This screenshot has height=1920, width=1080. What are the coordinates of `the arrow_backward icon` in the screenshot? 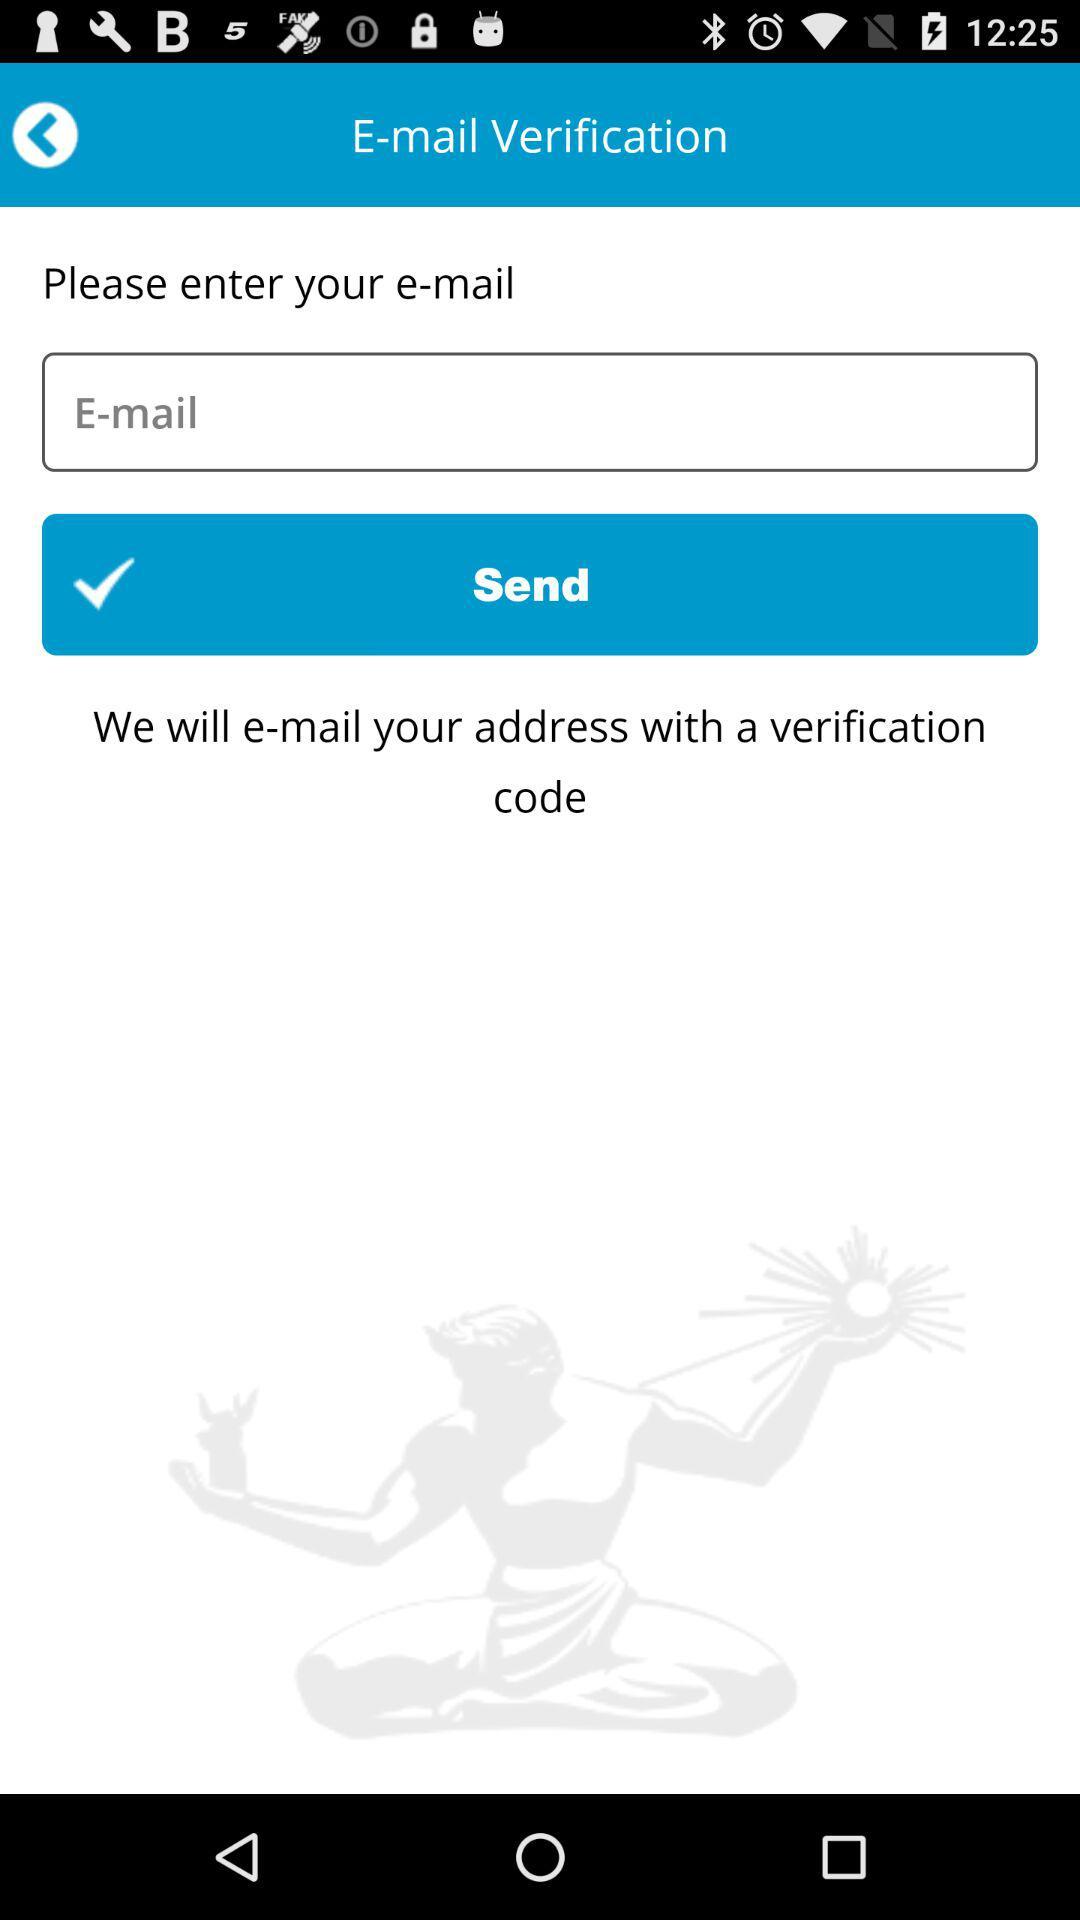 It's located at (45, 143).